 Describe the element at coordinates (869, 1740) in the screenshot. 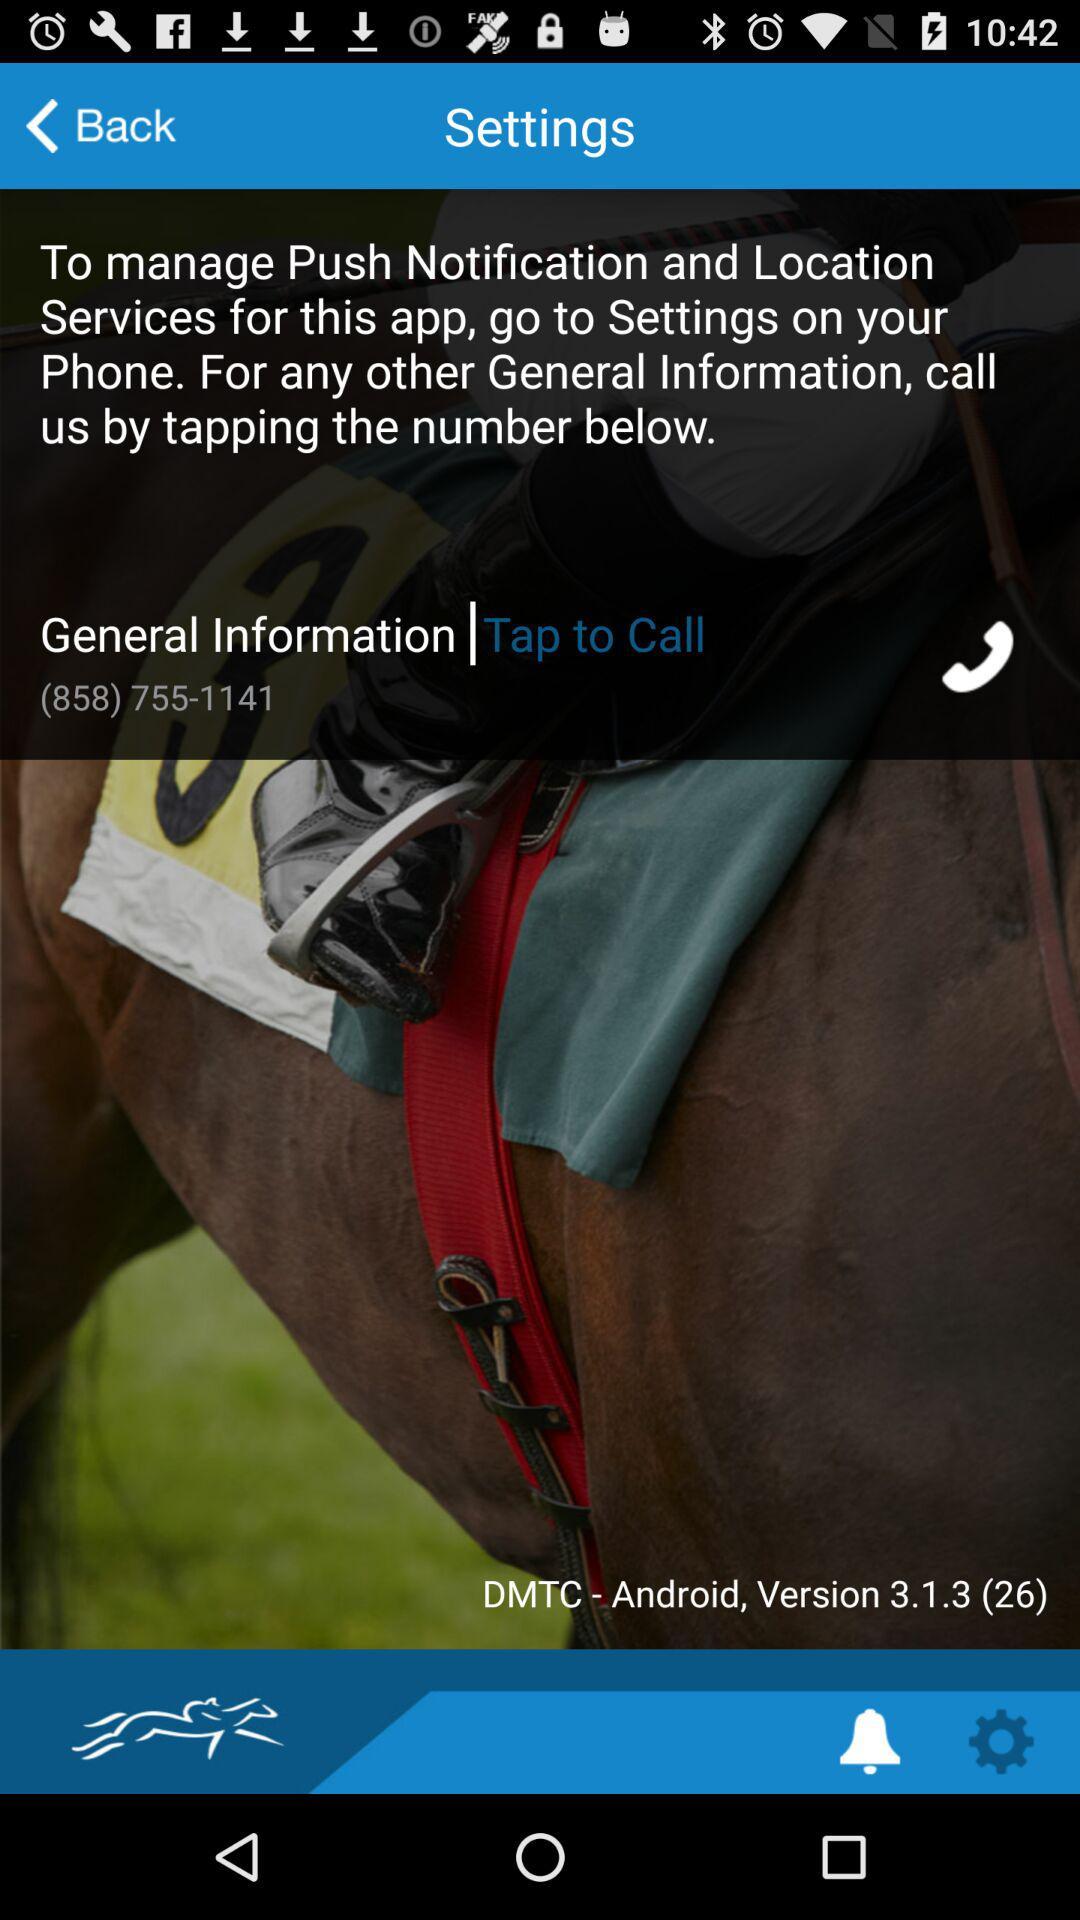

I see `notifications` at that location.